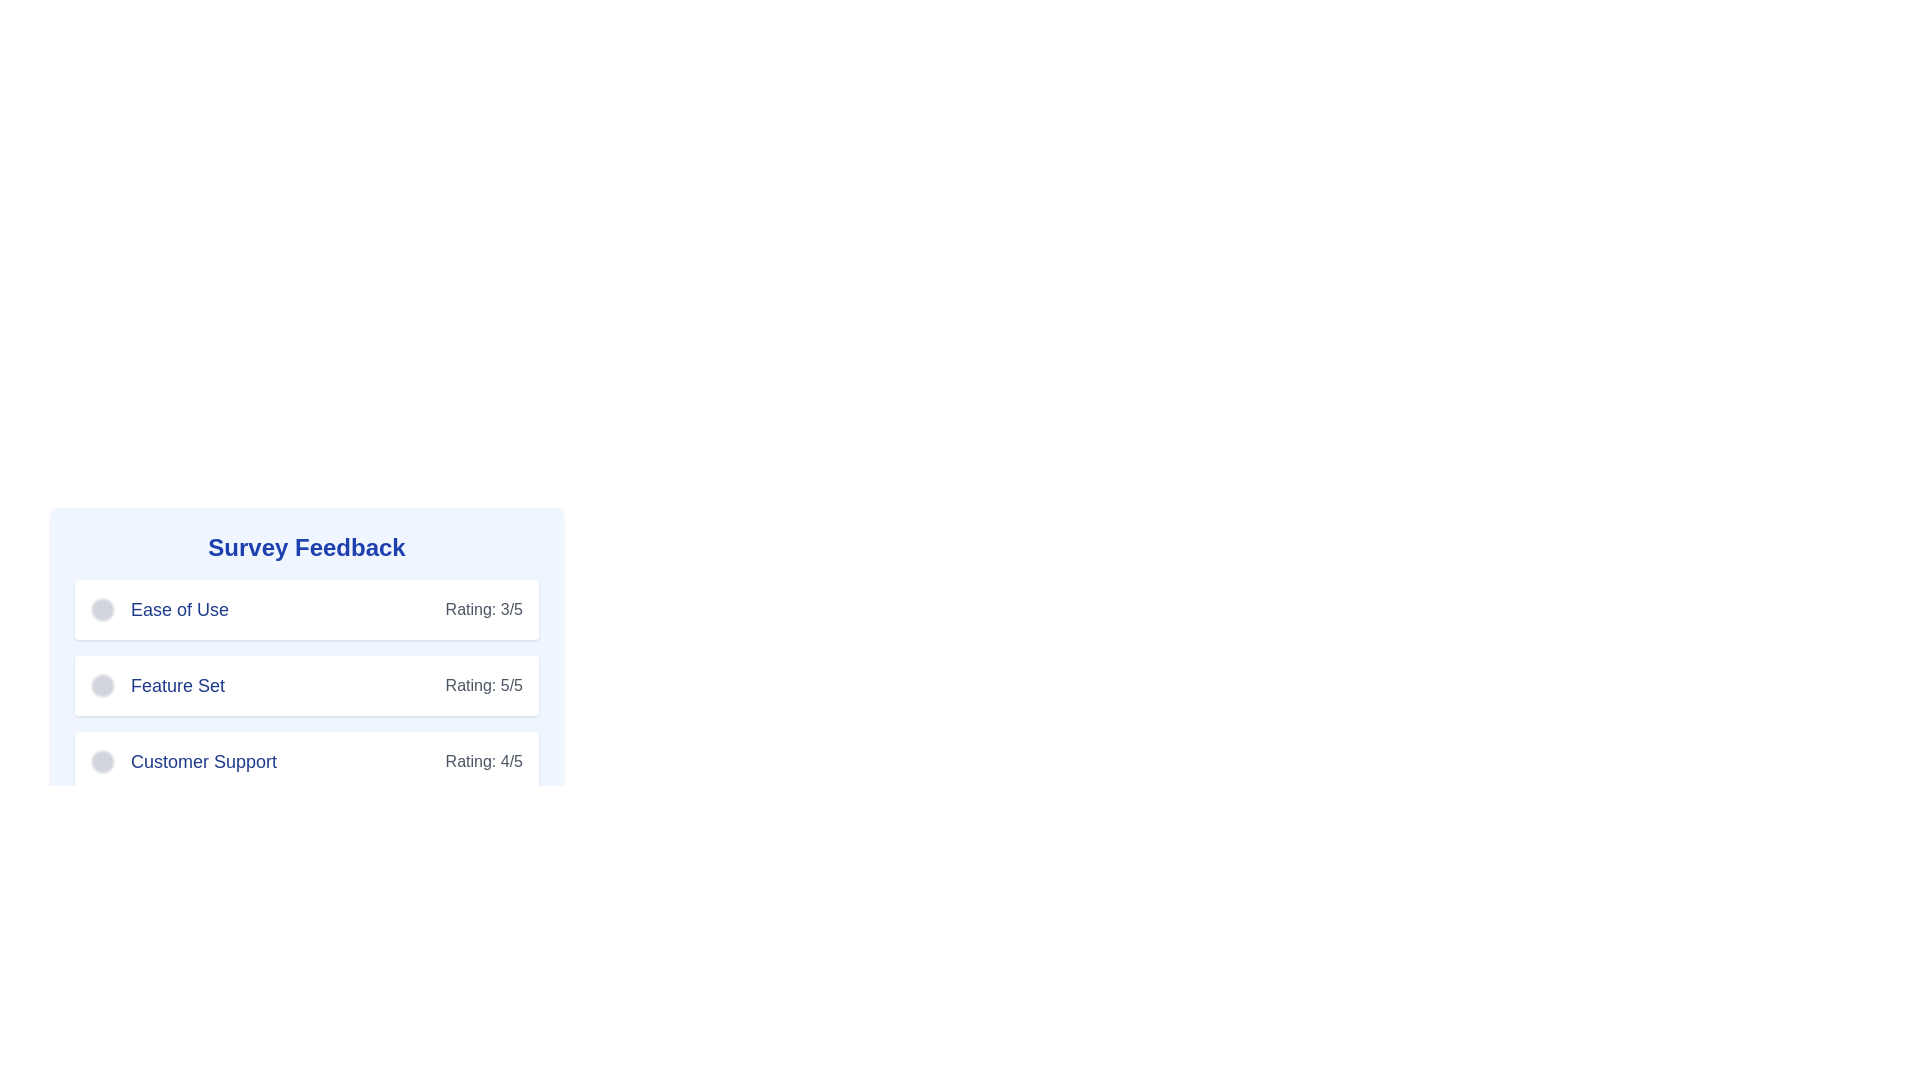 The width and height of the screenshot is (1920, 1080). Describe the element at coordinates (306, 685) in the screenshot. I see `the Informational block displaying the 'Feature Set' rating score, which is the second of three blocks under the 'Survey Feedback' section` at that location.